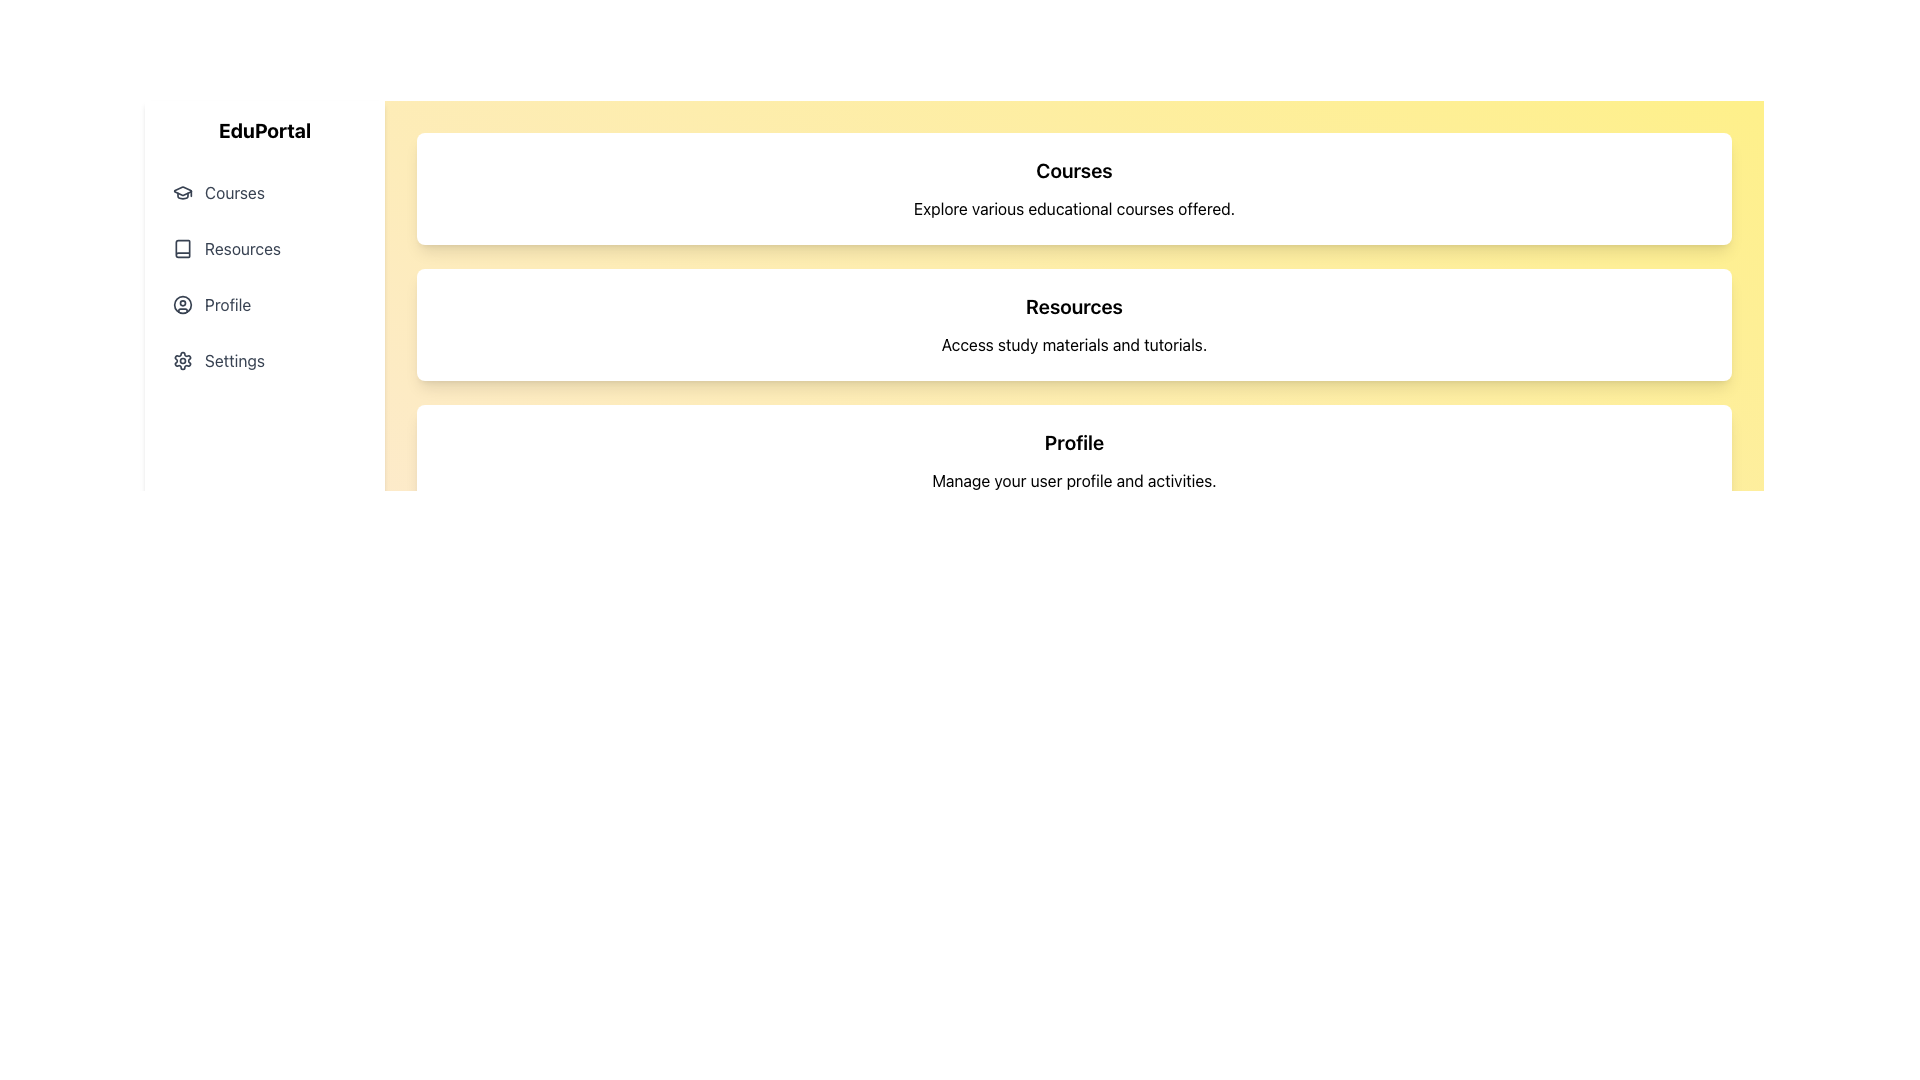  Describe the element at coordinates (263, 304) in the screenshot. I see `the clickable list item for the user's profile section in the vertical navigation menu, located third from the top` at that location.